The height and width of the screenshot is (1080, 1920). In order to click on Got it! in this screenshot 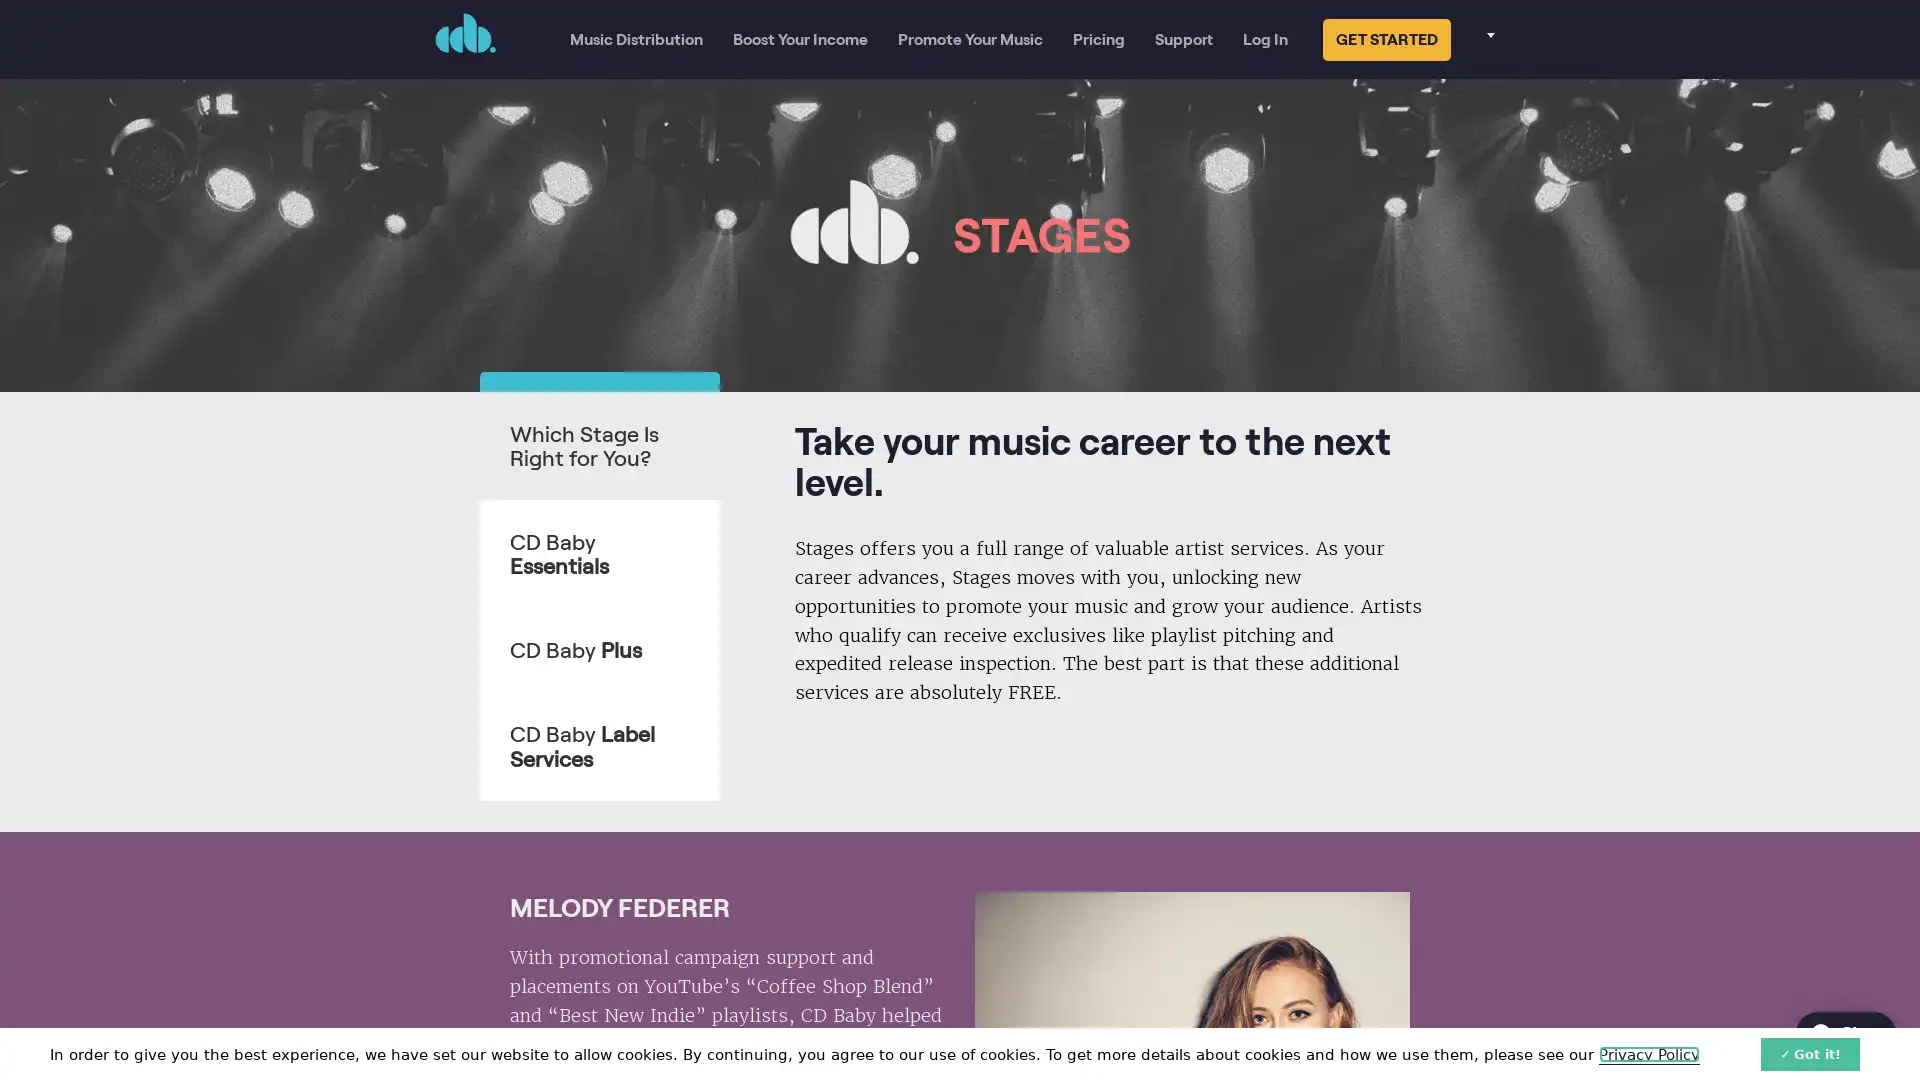, I will do `click(1810, 1052)`.